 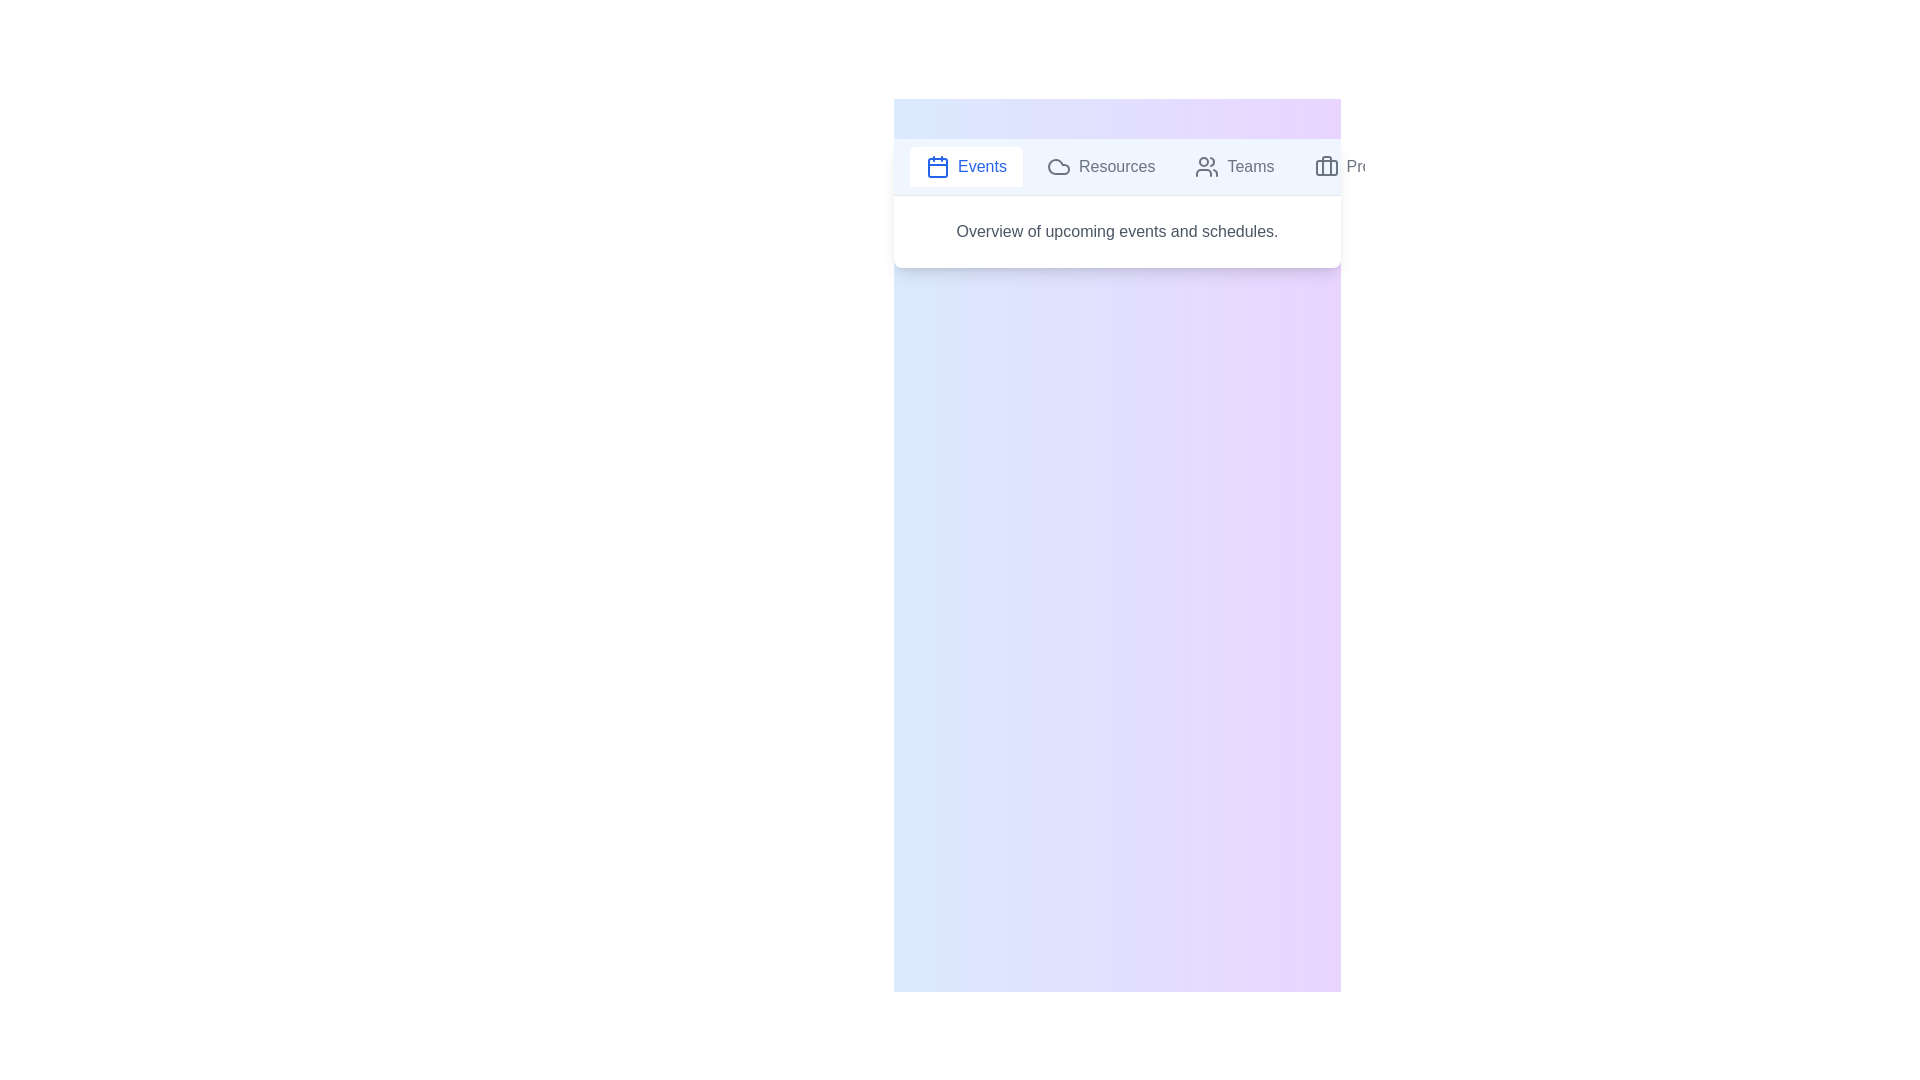 What do you see at coordinates (1100, 165) in the screenshot?
I see `the tab labeled Resources to display its content` at bounding box center [1100, 165].